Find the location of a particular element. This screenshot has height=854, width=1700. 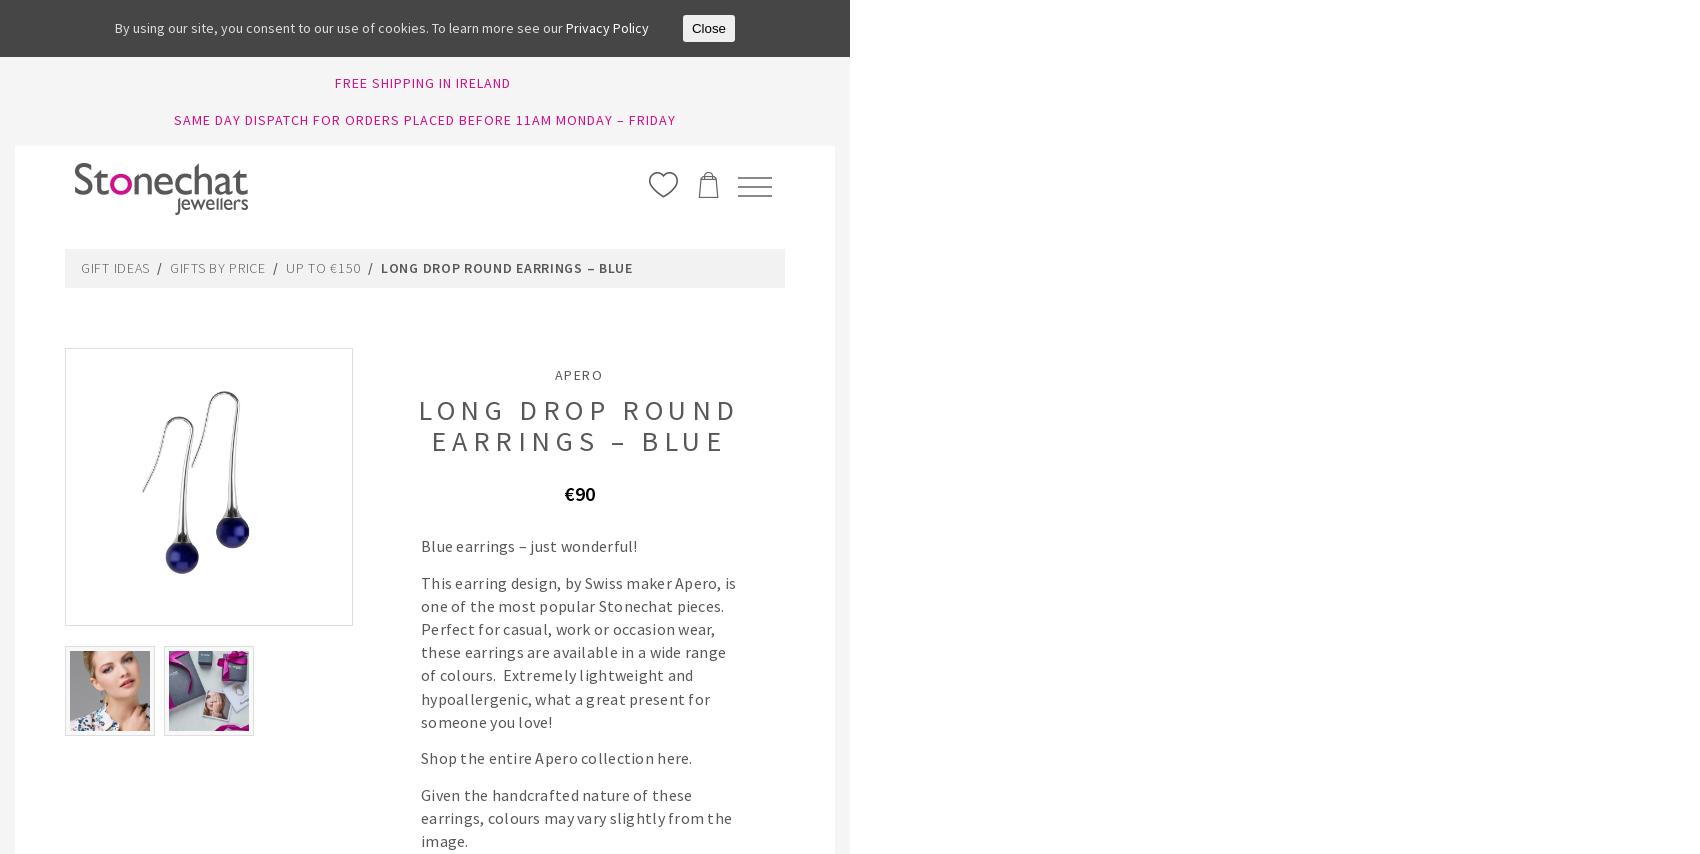

'This earring design, by Swiss maker Apero, is one of the most popular Stonechat pieces.  Perfect for casual, work or occasion wear, these earrings are available in a wide range of colours.  Extremely lightweight and hypoallergenic, what a great present for someone you love!' is located at coordinates (577, 652).